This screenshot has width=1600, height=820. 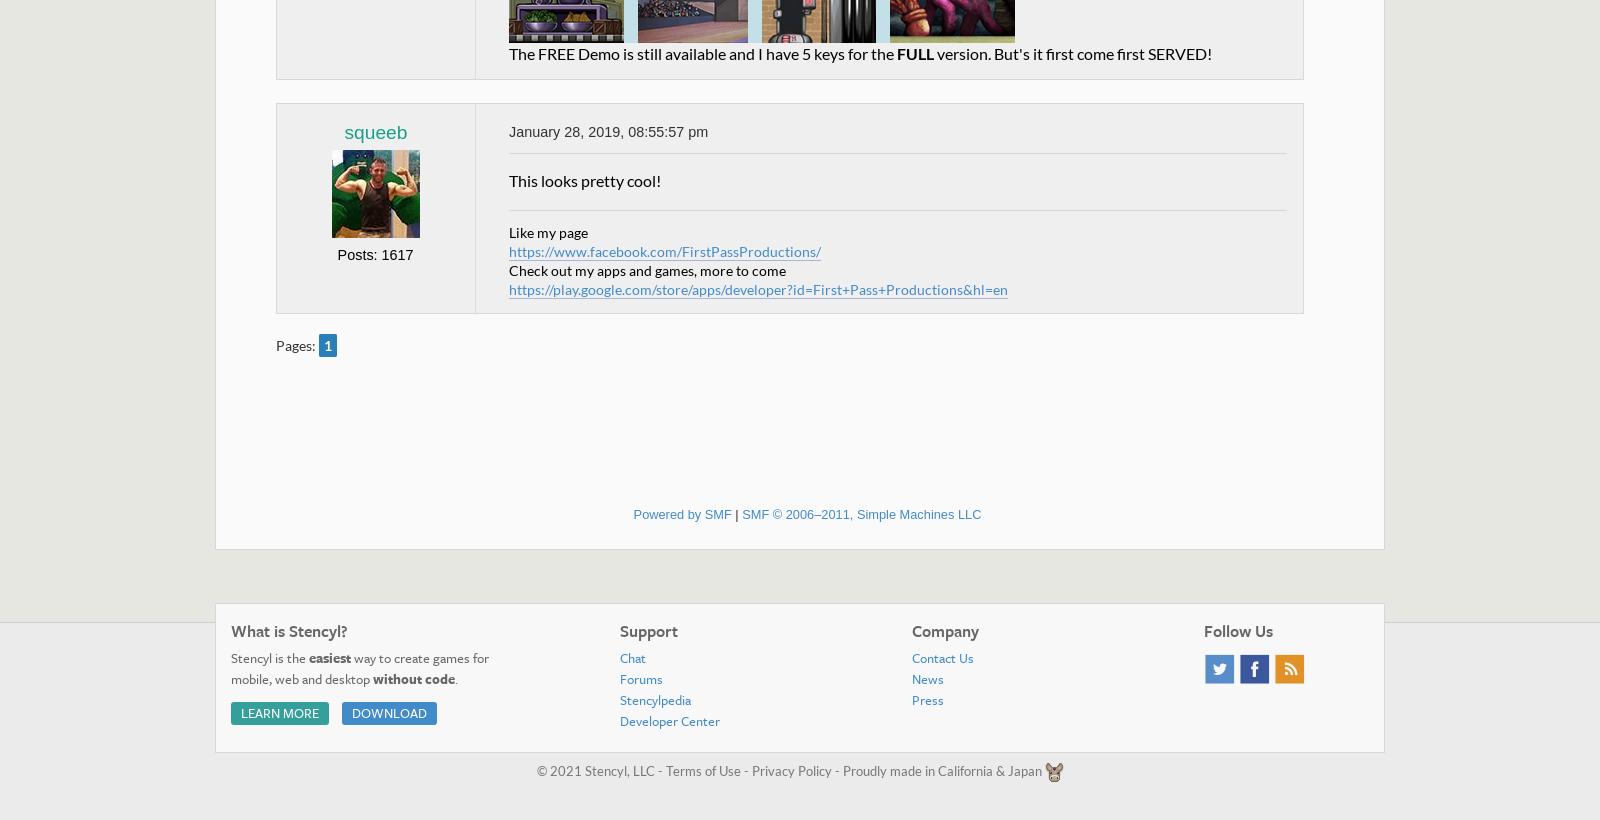 I want to click on 'FULL', so click(x=895, y=52).